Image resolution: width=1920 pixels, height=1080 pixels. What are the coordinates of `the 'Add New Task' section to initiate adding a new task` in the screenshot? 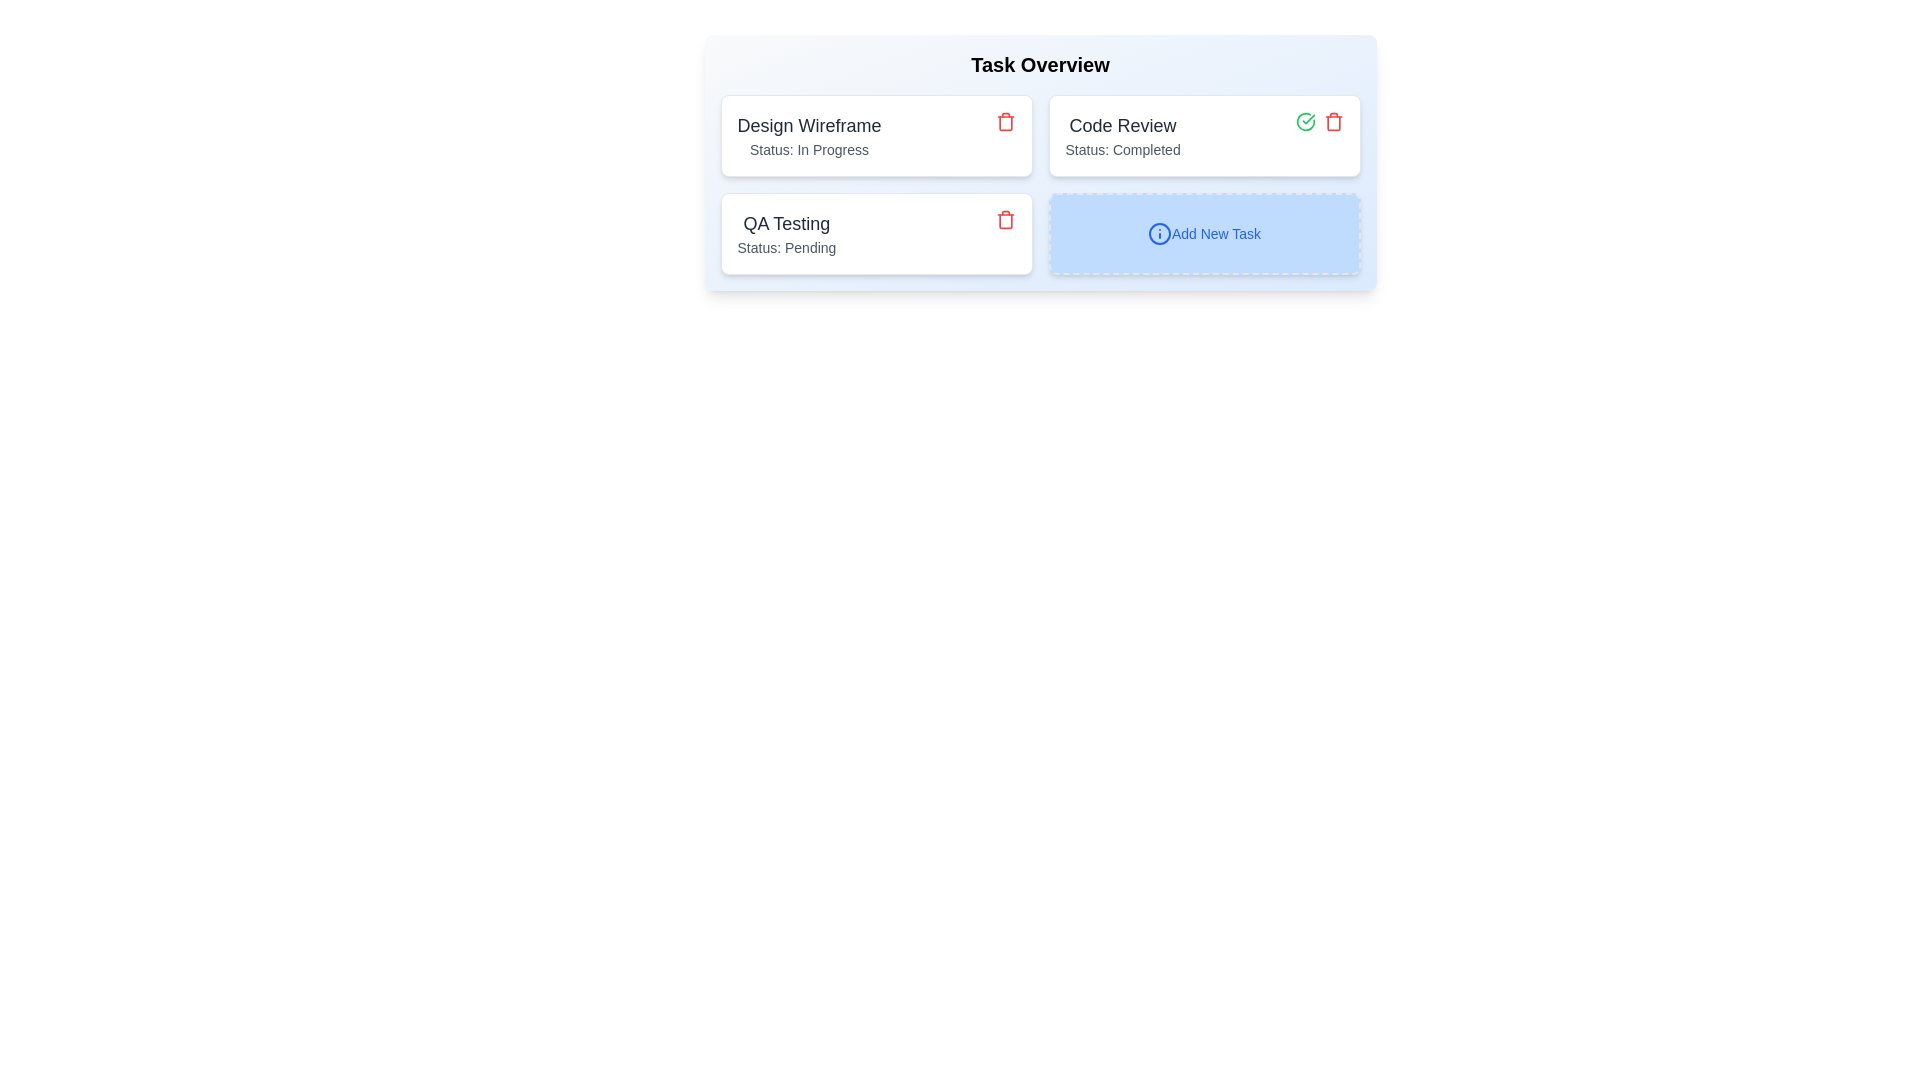 It's located at (1203, 233).